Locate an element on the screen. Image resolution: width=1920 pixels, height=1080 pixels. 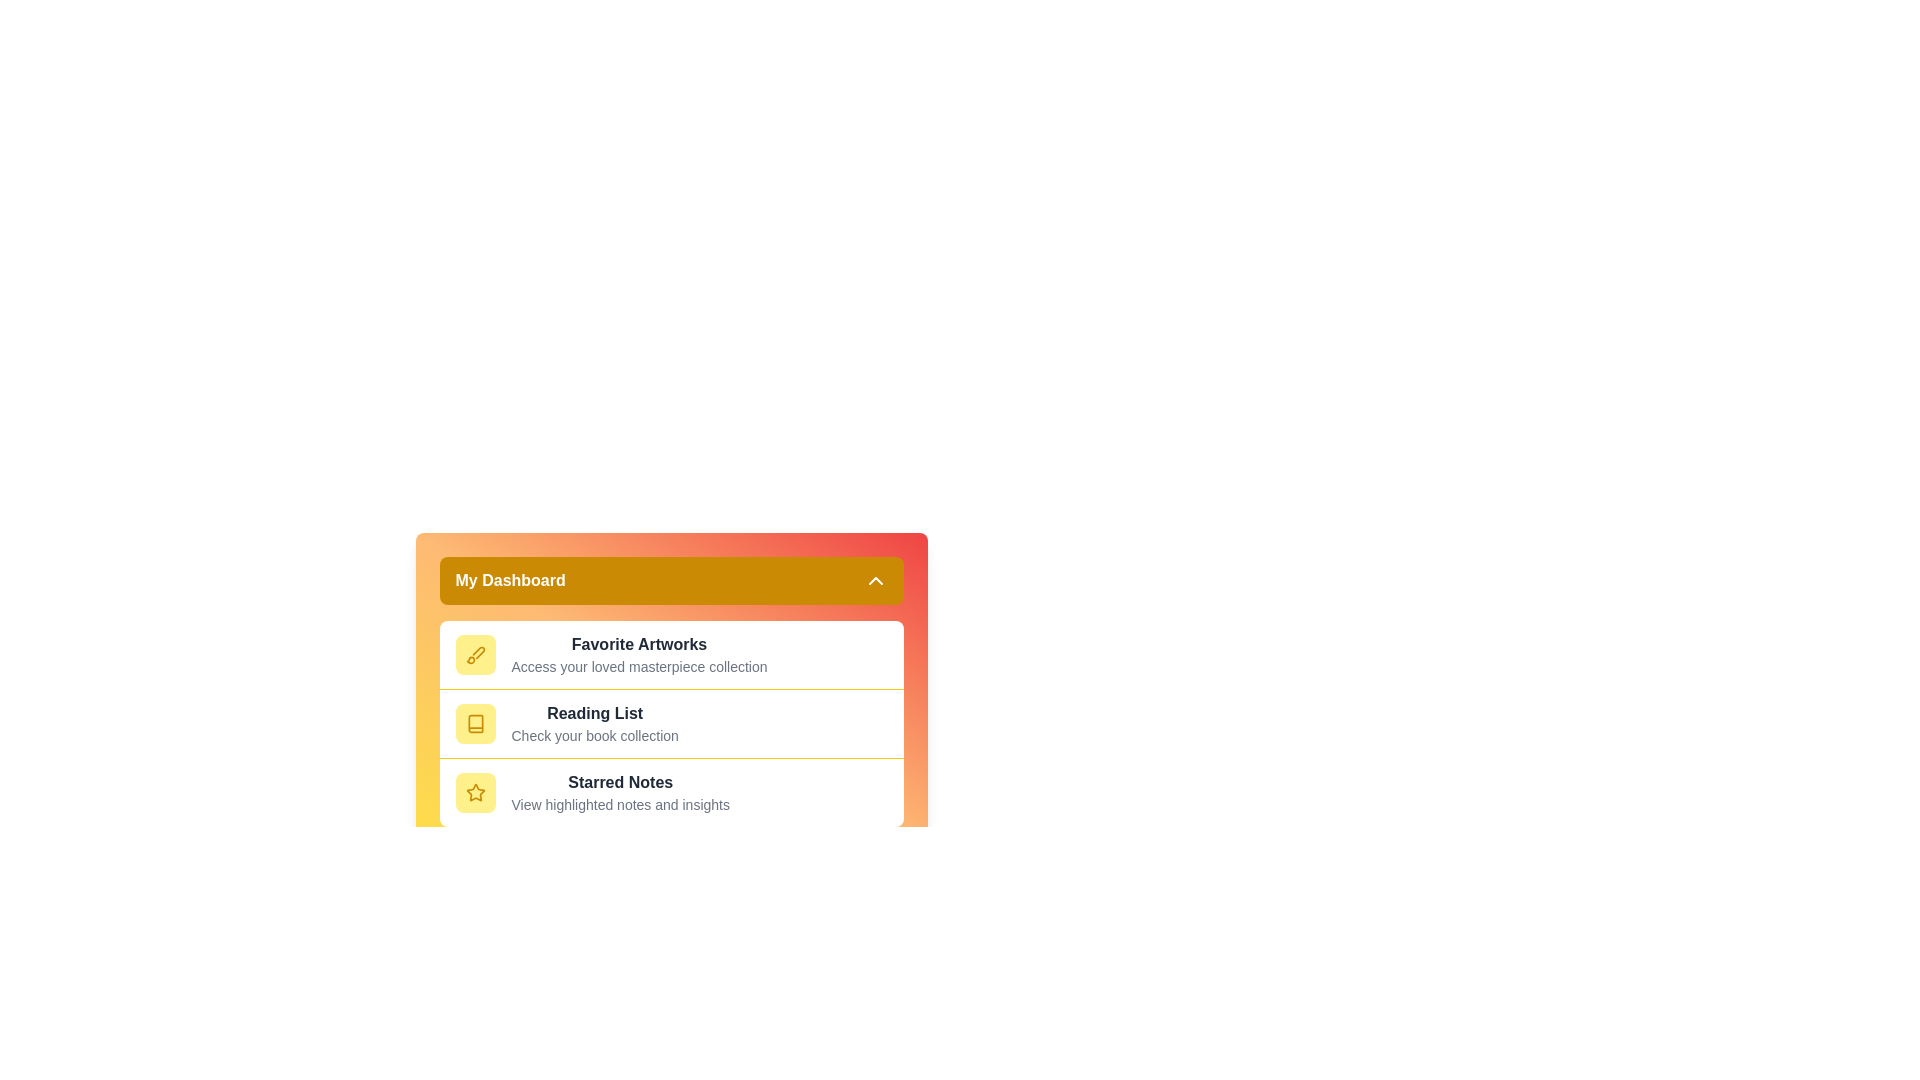
the leftmost icon in the 'Starred Notes' section, which serves as a visual indicator or logo for that section is located at coordinates (474, 792).